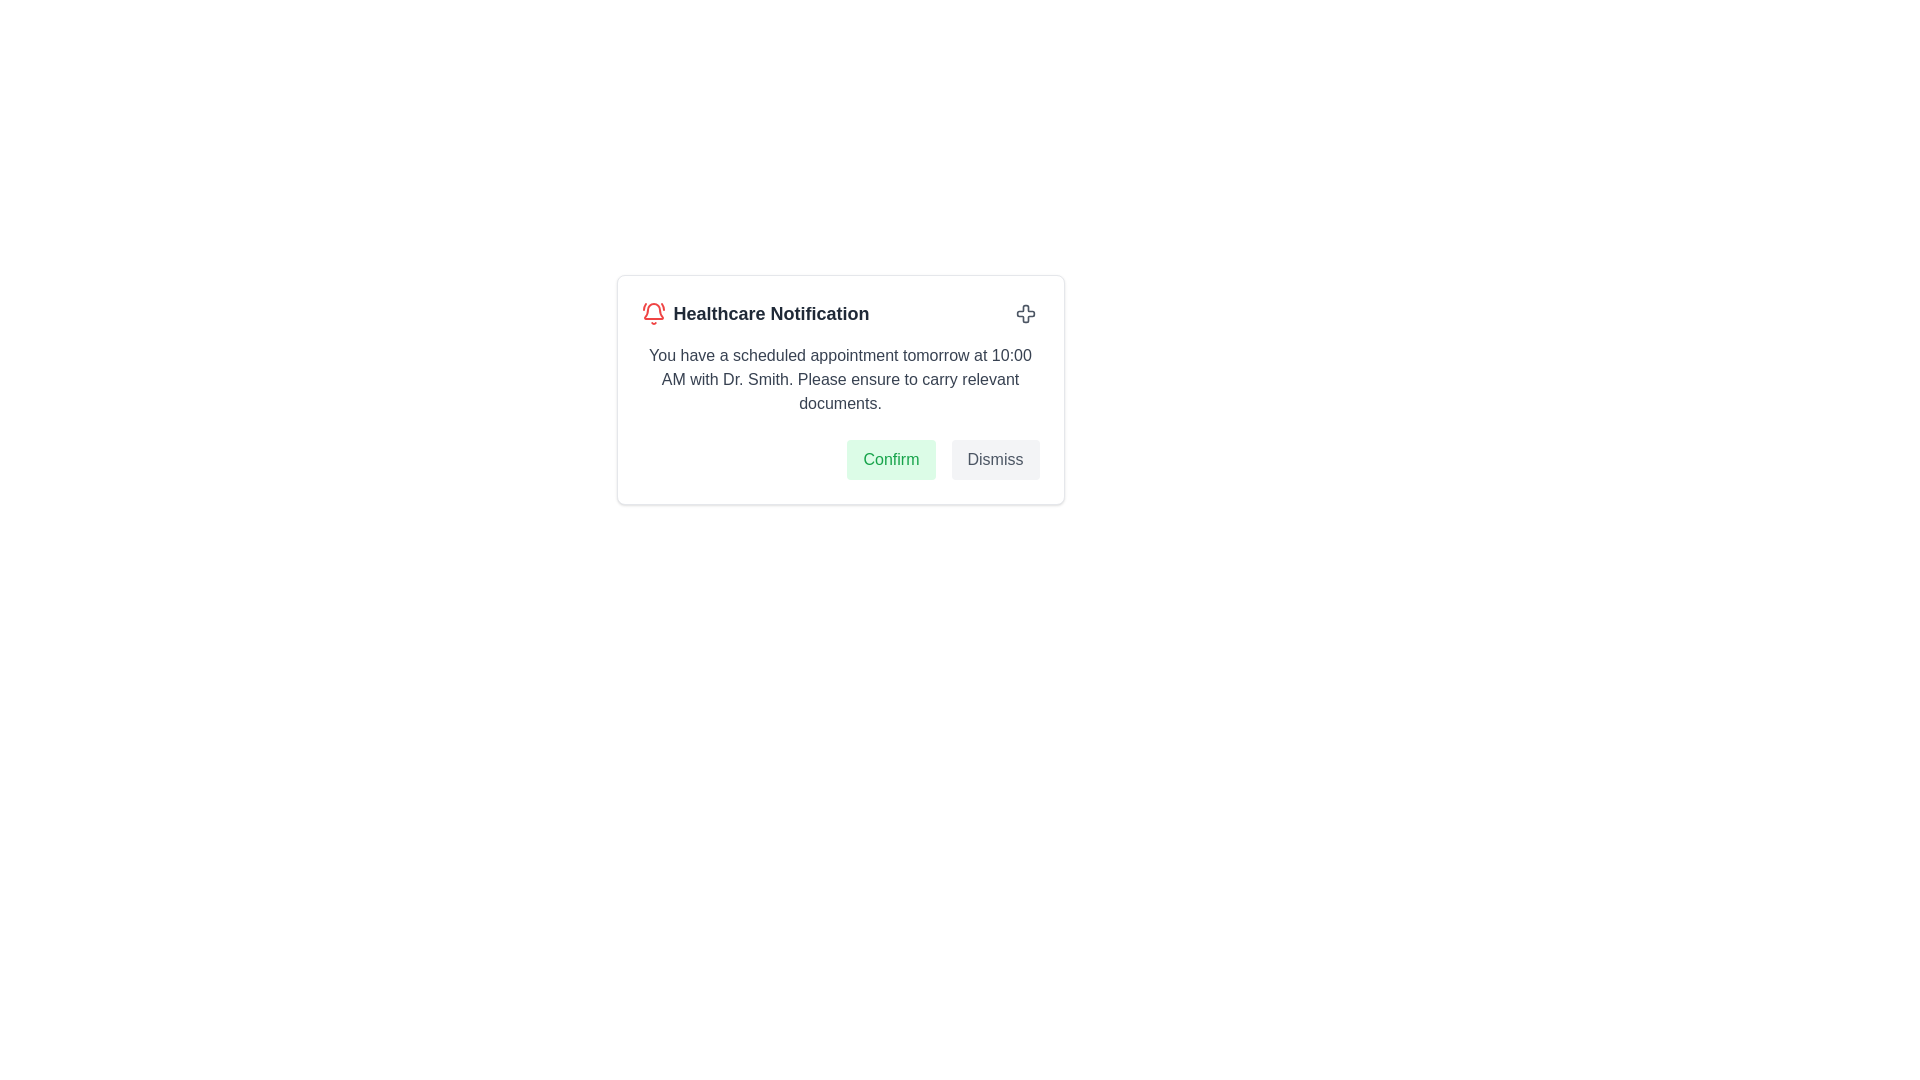  Describe the element at coordinates (995, 459) in the screenshot. I see `the dismiss button located at the bottom-right corner of the notification interface` at that location.